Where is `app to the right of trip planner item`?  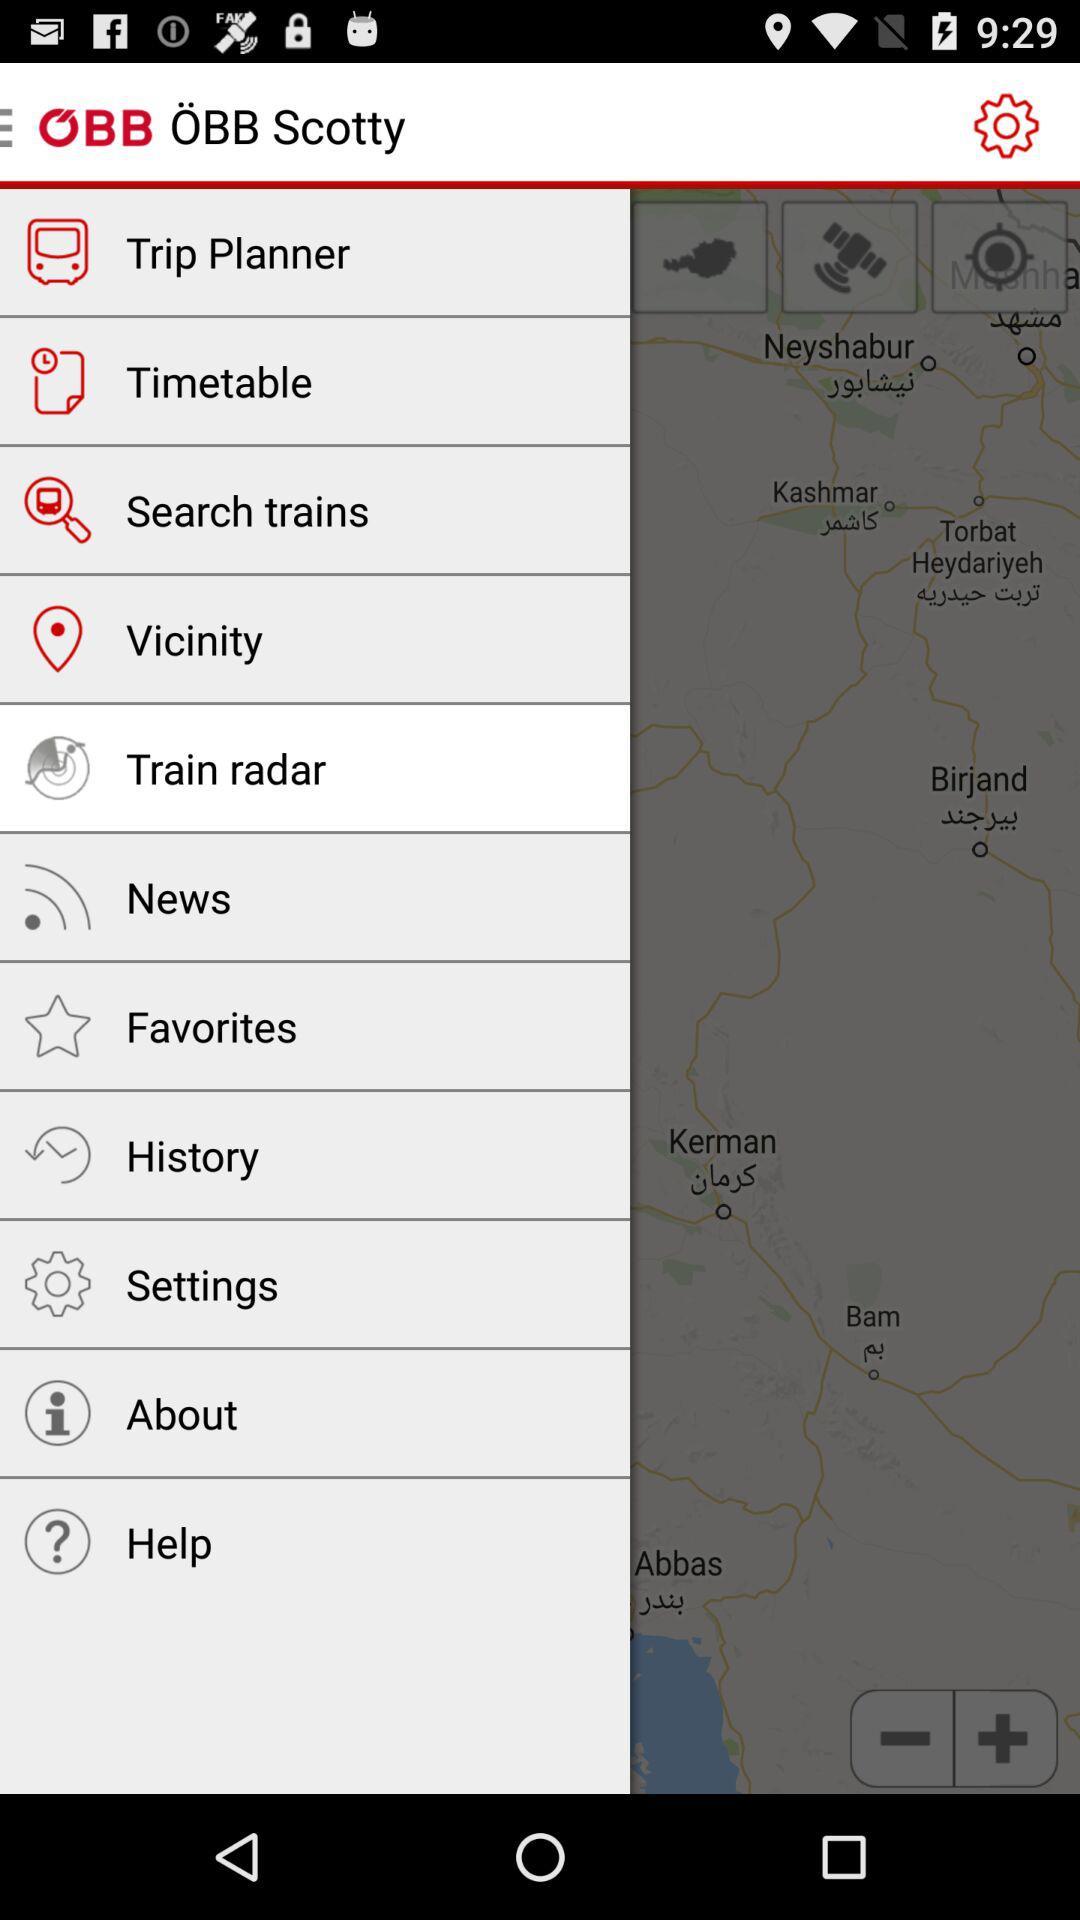
app to the right of trip planner item is located at coordinates (698, 256).